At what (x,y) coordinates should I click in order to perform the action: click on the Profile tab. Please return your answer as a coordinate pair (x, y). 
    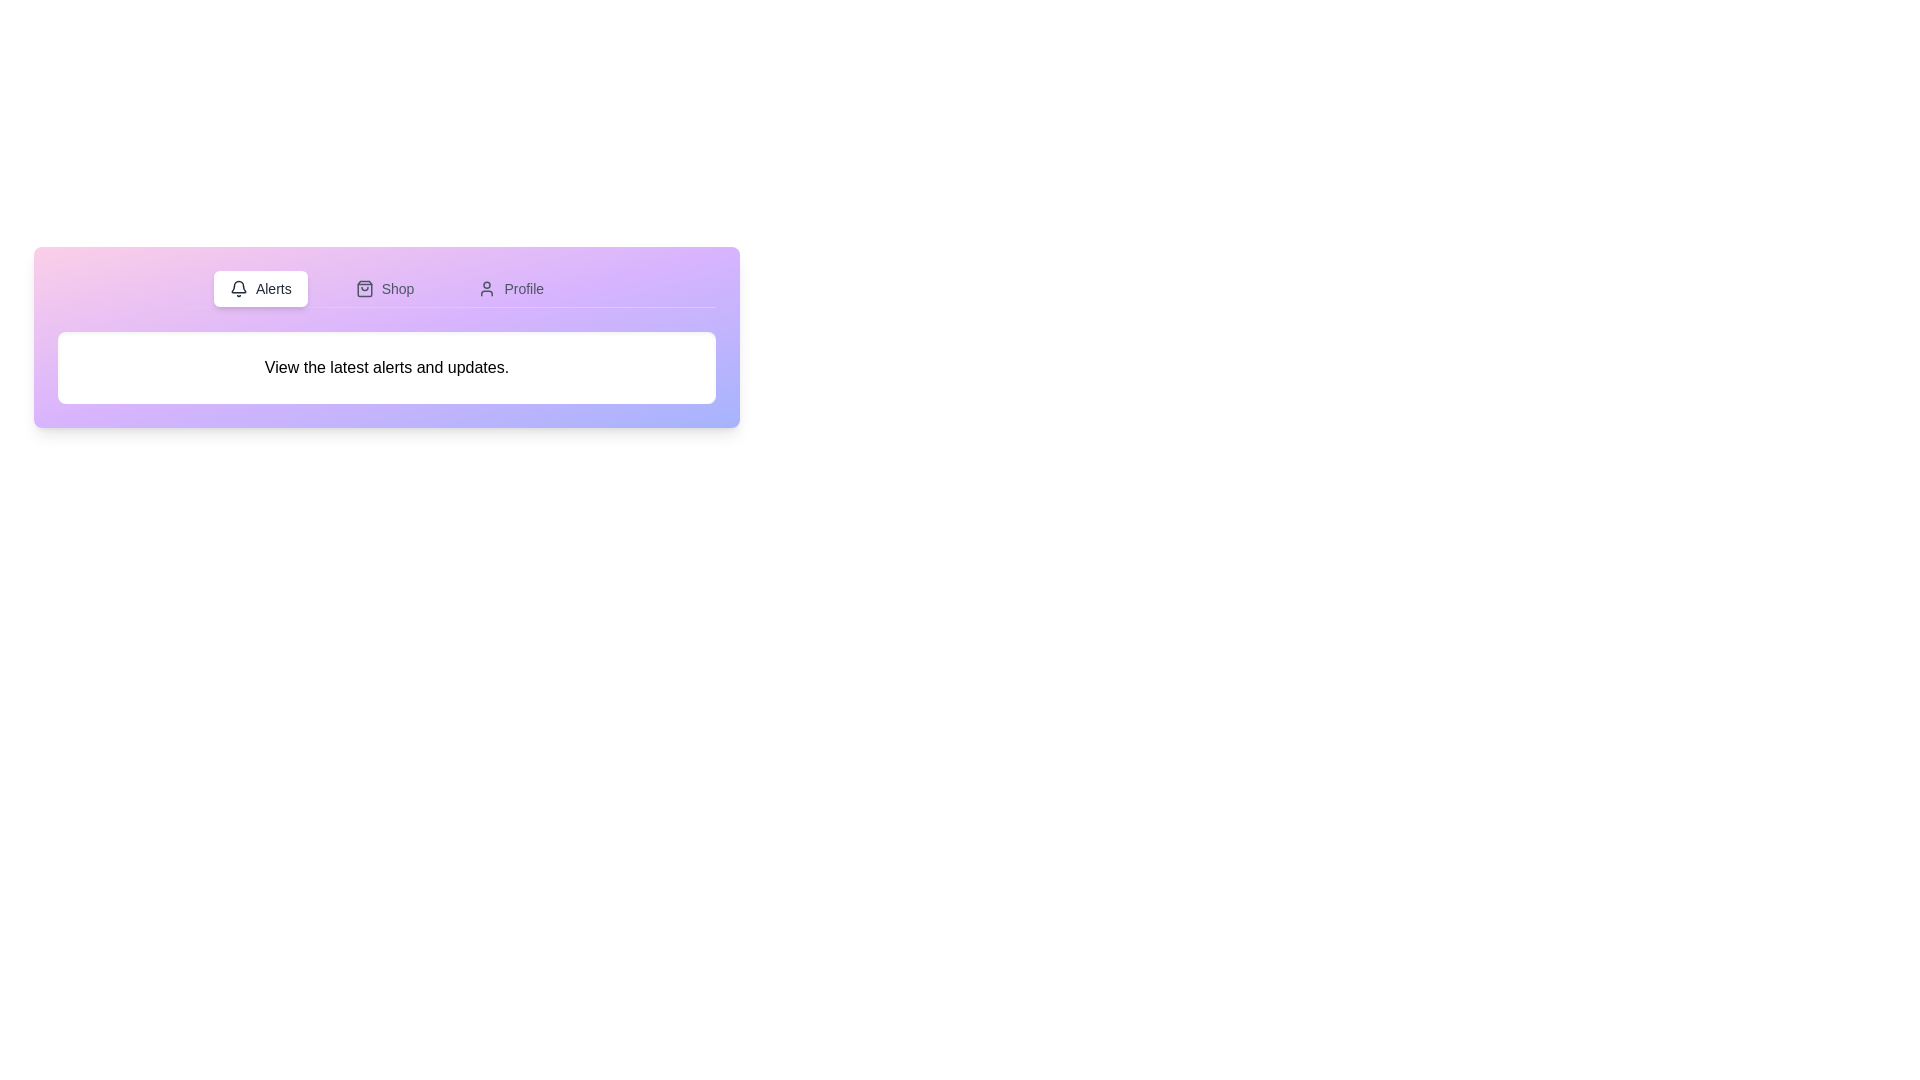
    Looking at the image, I should click on (510, 289).